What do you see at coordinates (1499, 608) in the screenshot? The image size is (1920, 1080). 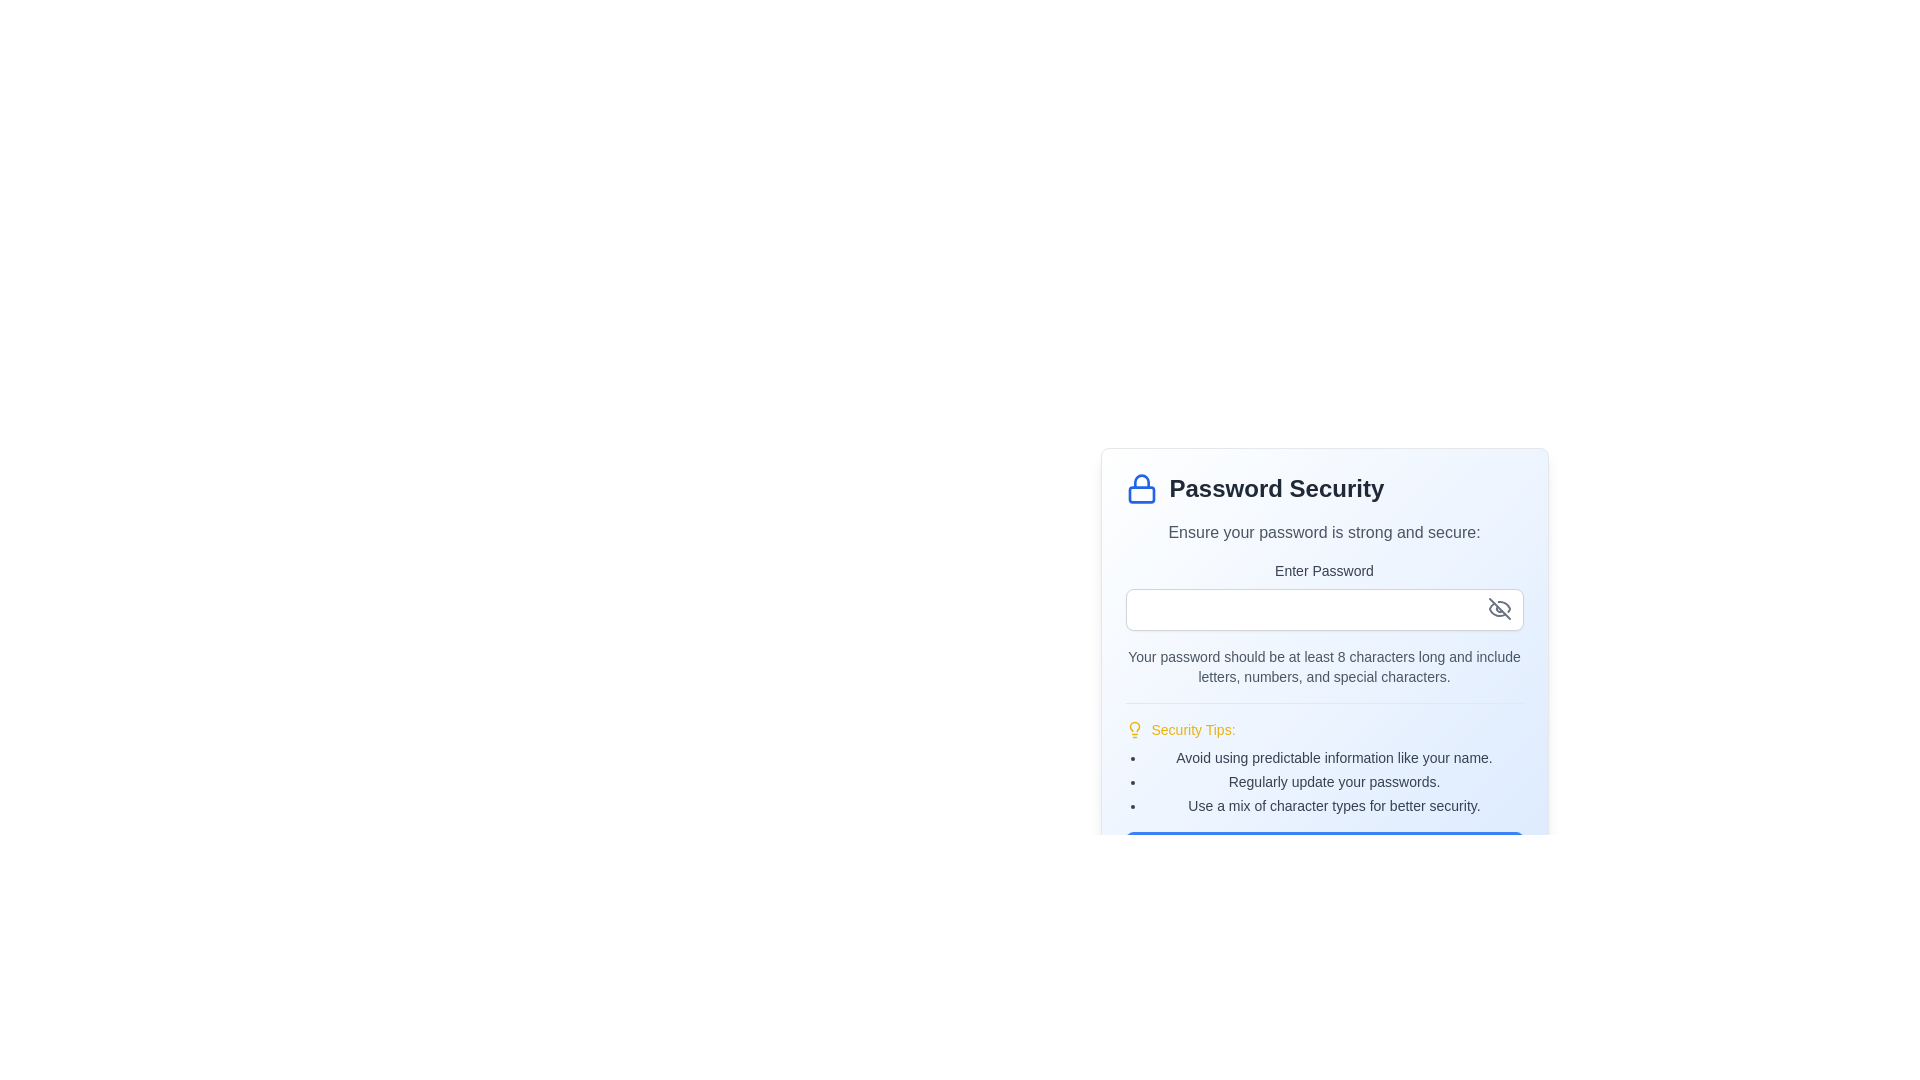 I see `the visibility toggle button, which is an icon depicting an eye with a diagonal line through it, located at the top-right corner of the password input field` at bounding box center [1499, 608].